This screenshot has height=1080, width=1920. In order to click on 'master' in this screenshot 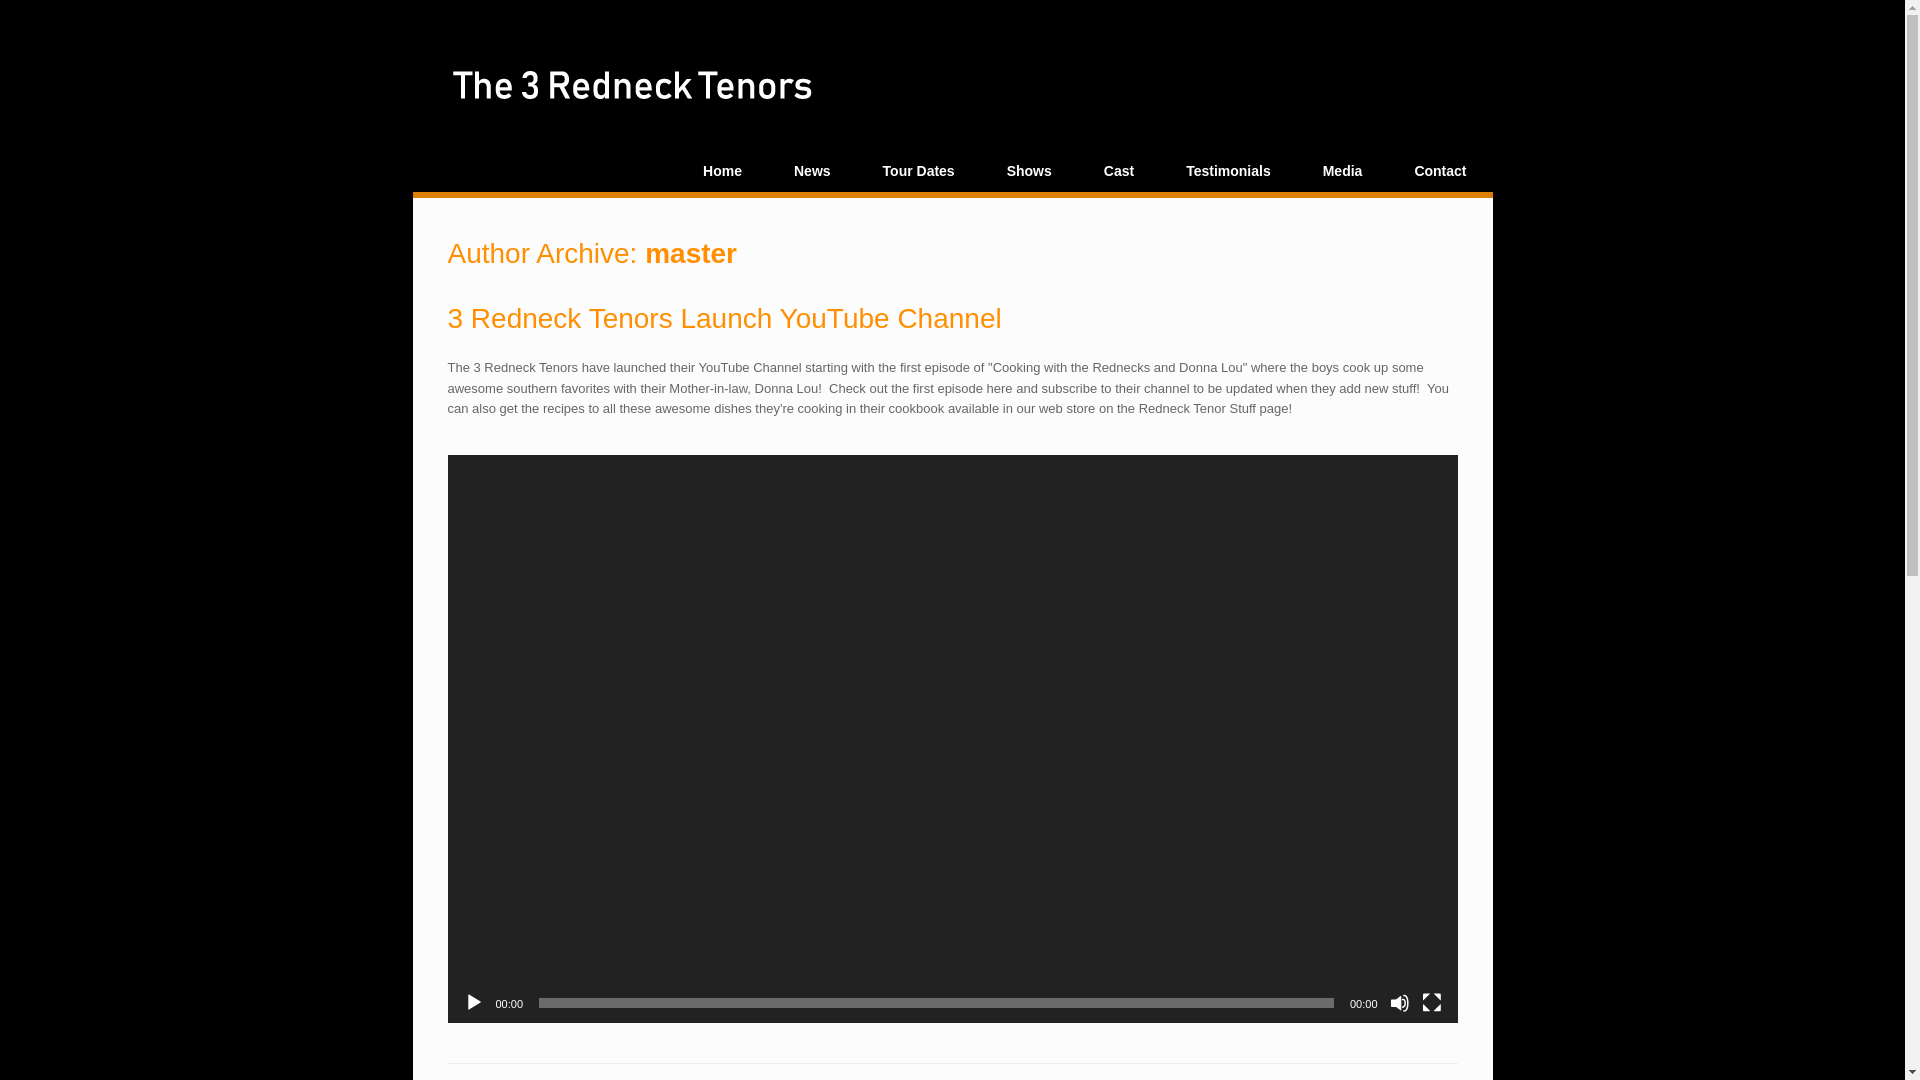, I will do `click(644, 252)`.